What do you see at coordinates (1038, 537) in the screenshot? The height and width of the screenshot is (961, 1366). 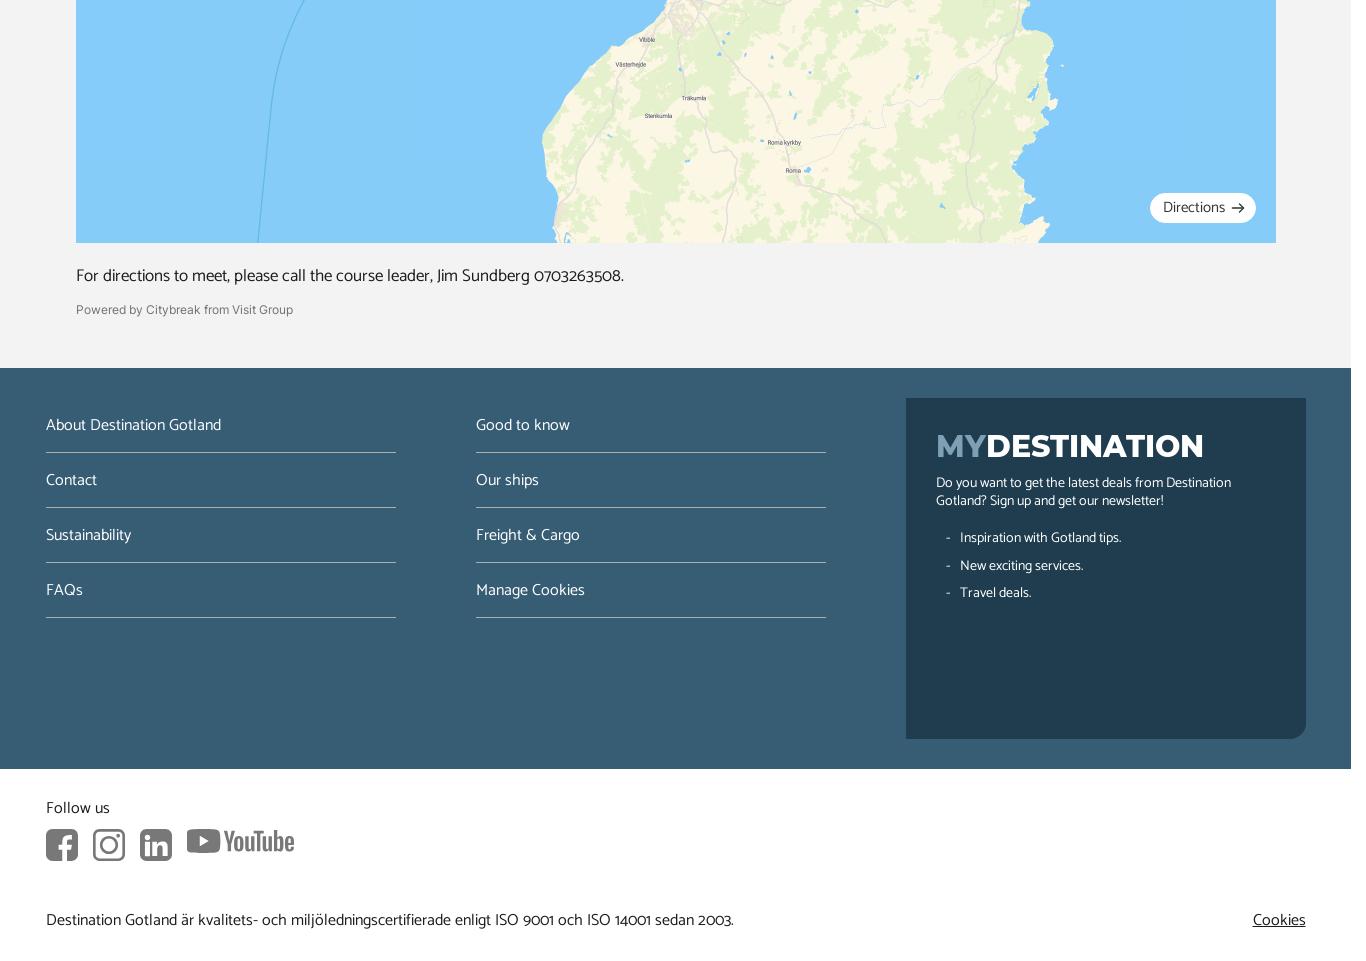 I see `'Inspiration with Gotland tips.'` at bounding box center [1038, 537].